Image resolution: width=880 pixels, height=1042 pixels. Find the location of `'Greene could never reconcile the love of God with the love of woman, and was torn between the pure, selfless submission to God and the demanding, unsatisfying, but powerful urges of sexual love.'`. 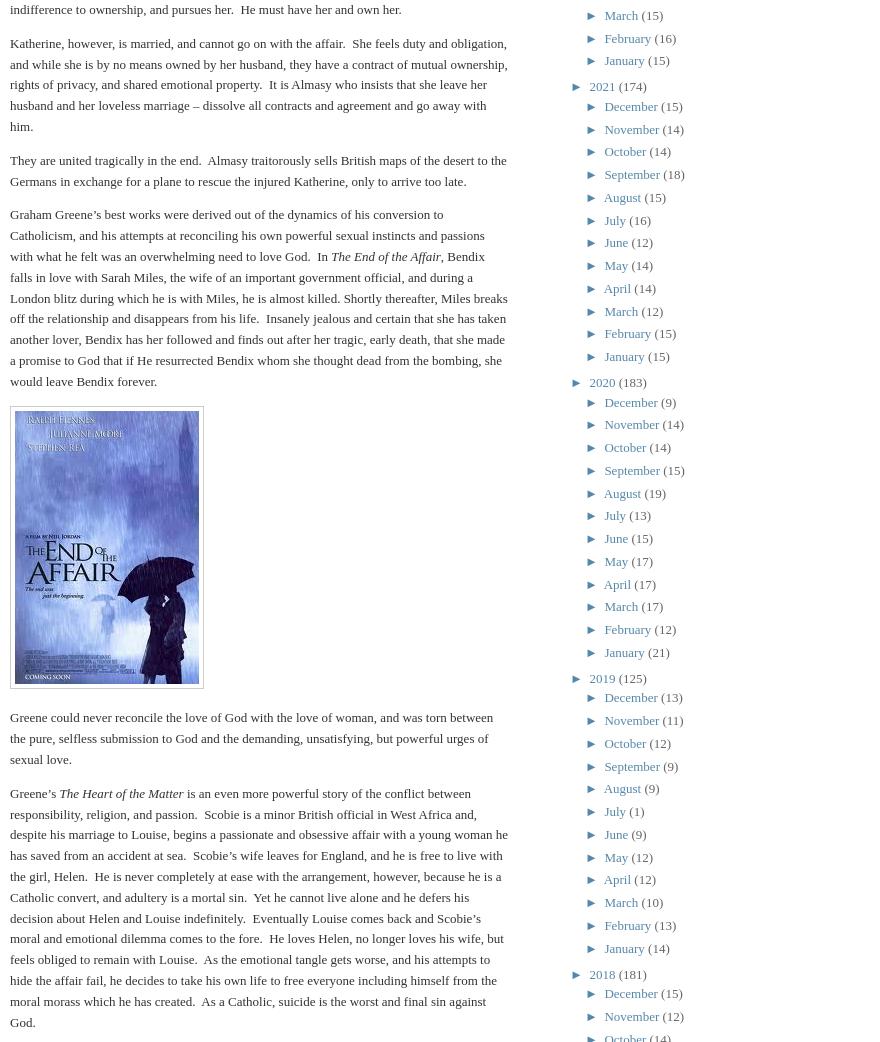

'Greene could never reconcile the love of God with the love of woman, and was torn between the pure, selfless submission to God and the demanding, unsatisfying, but powerful urges of sexual love.' is located at coordinates (250, 737).